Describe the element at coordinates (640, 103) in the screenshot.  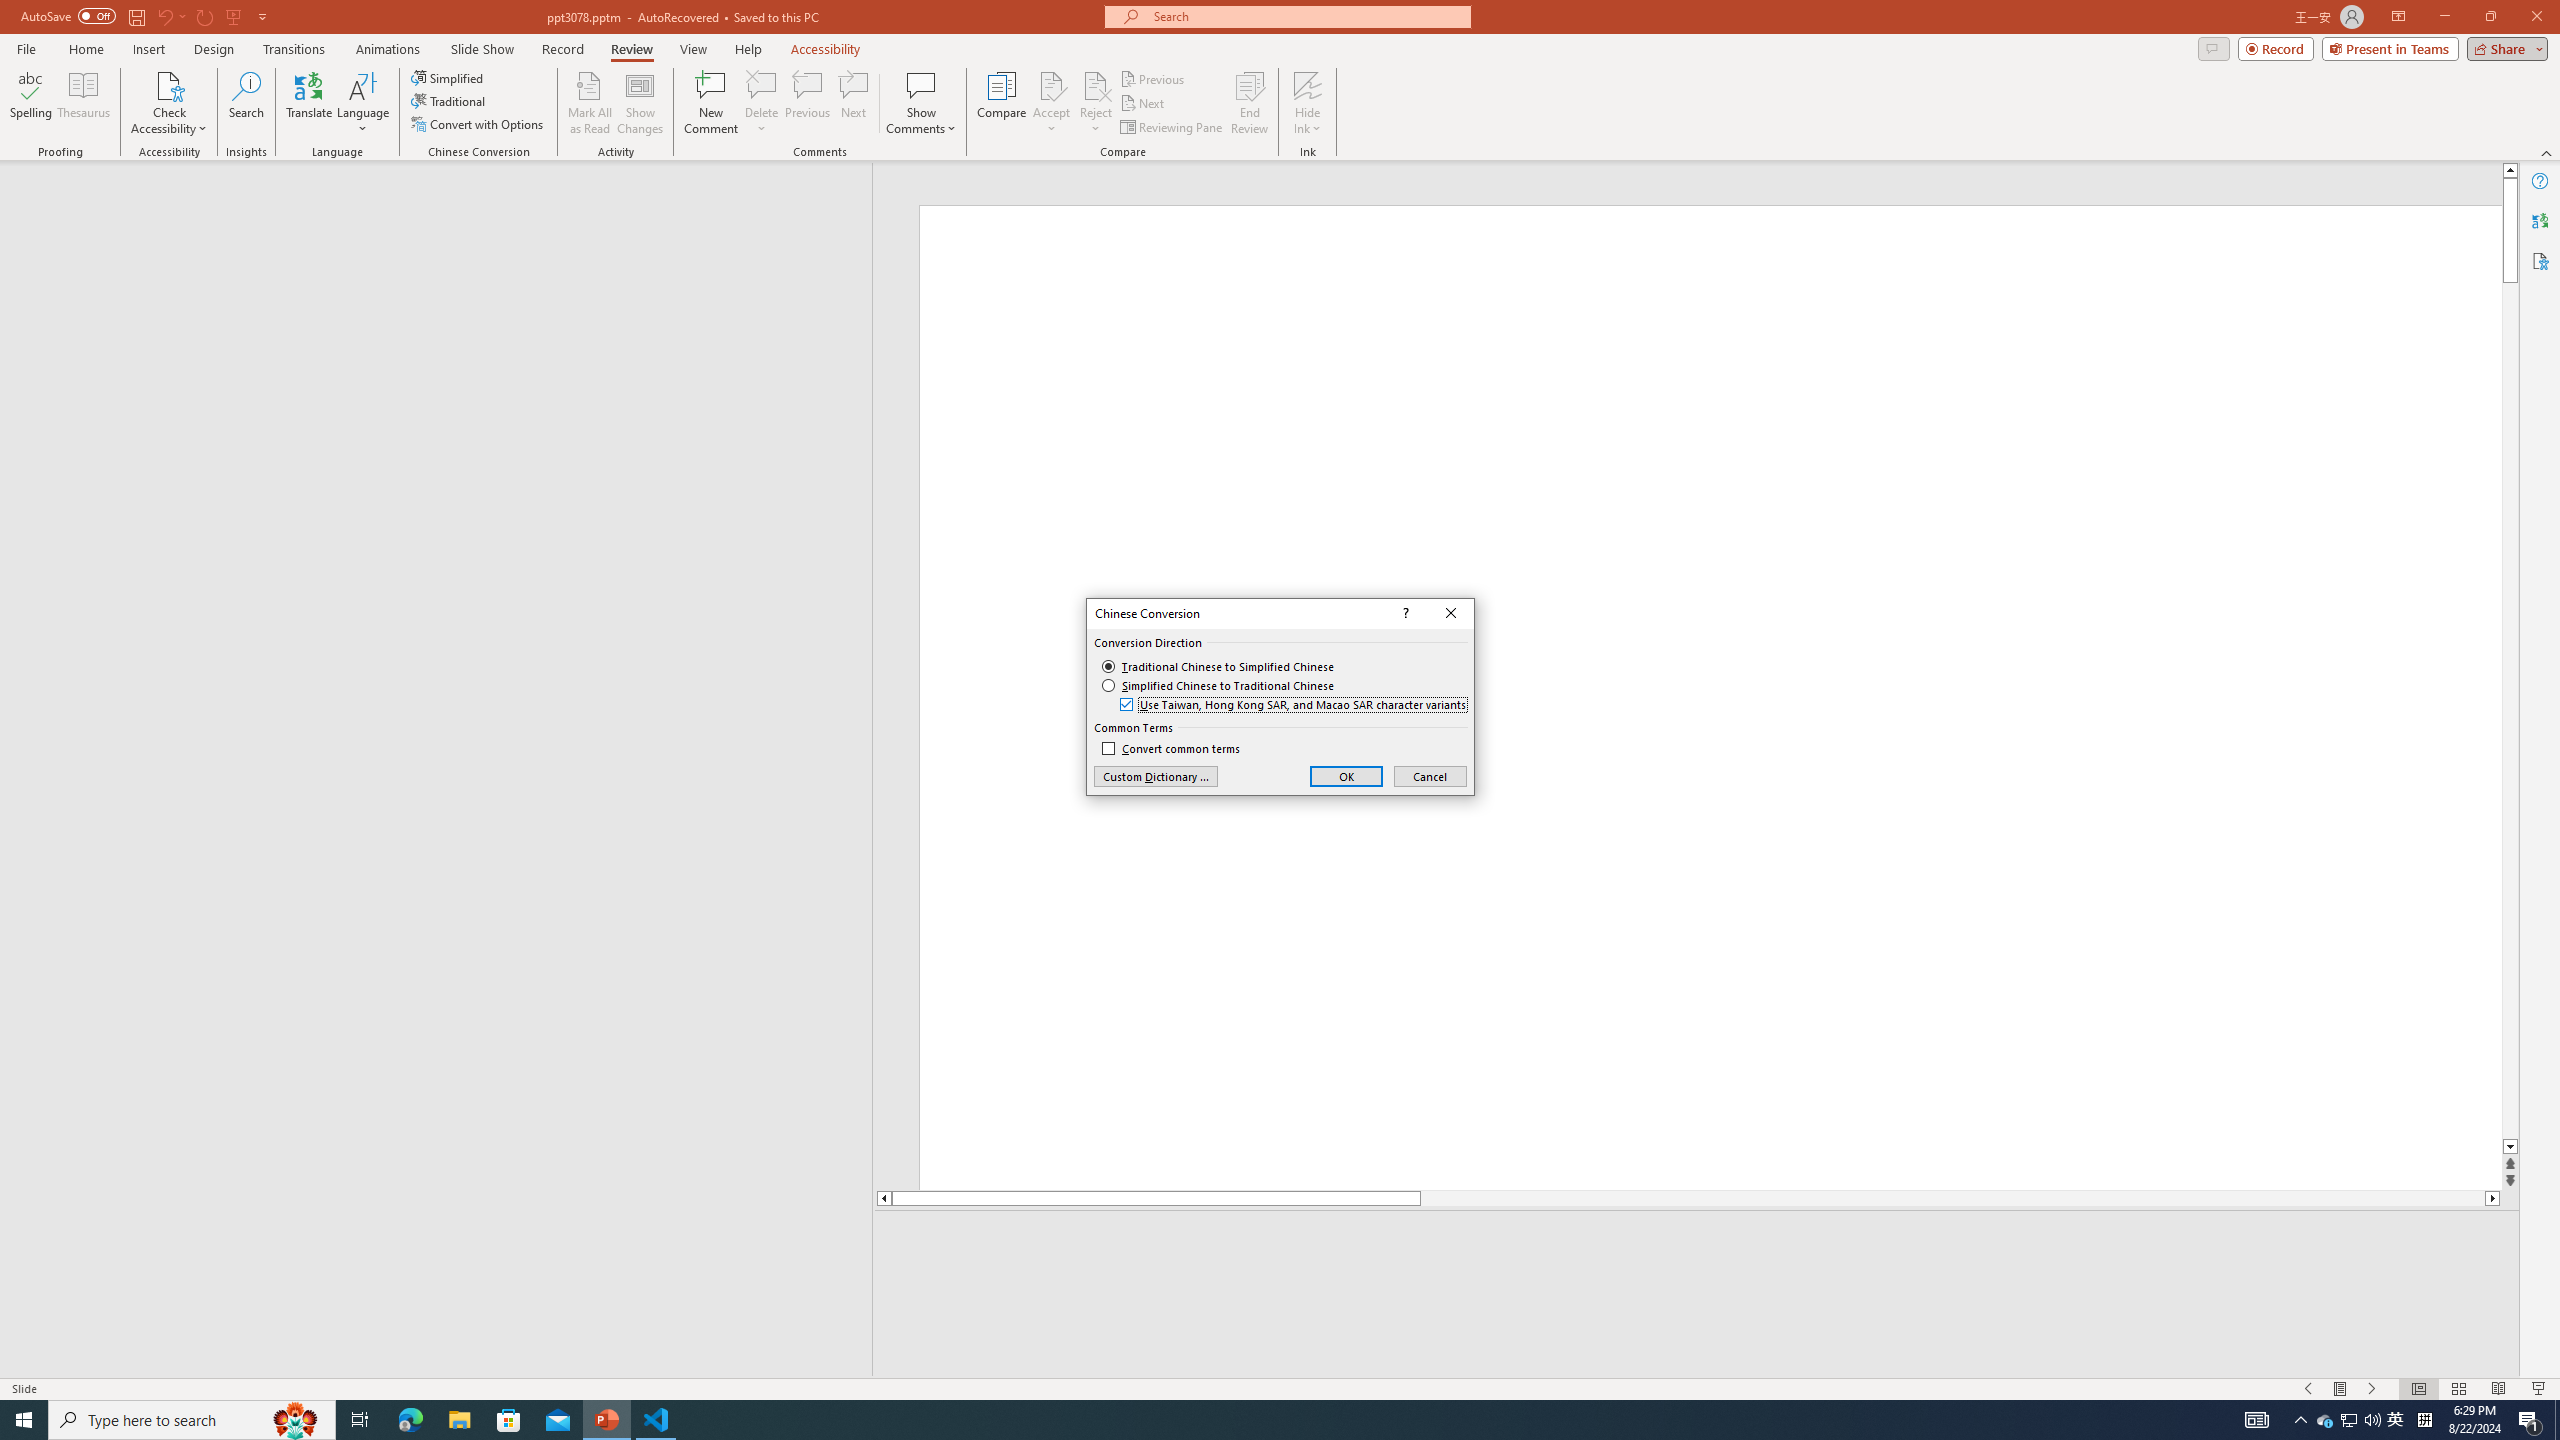
I see `'Show Changes'` at that location.